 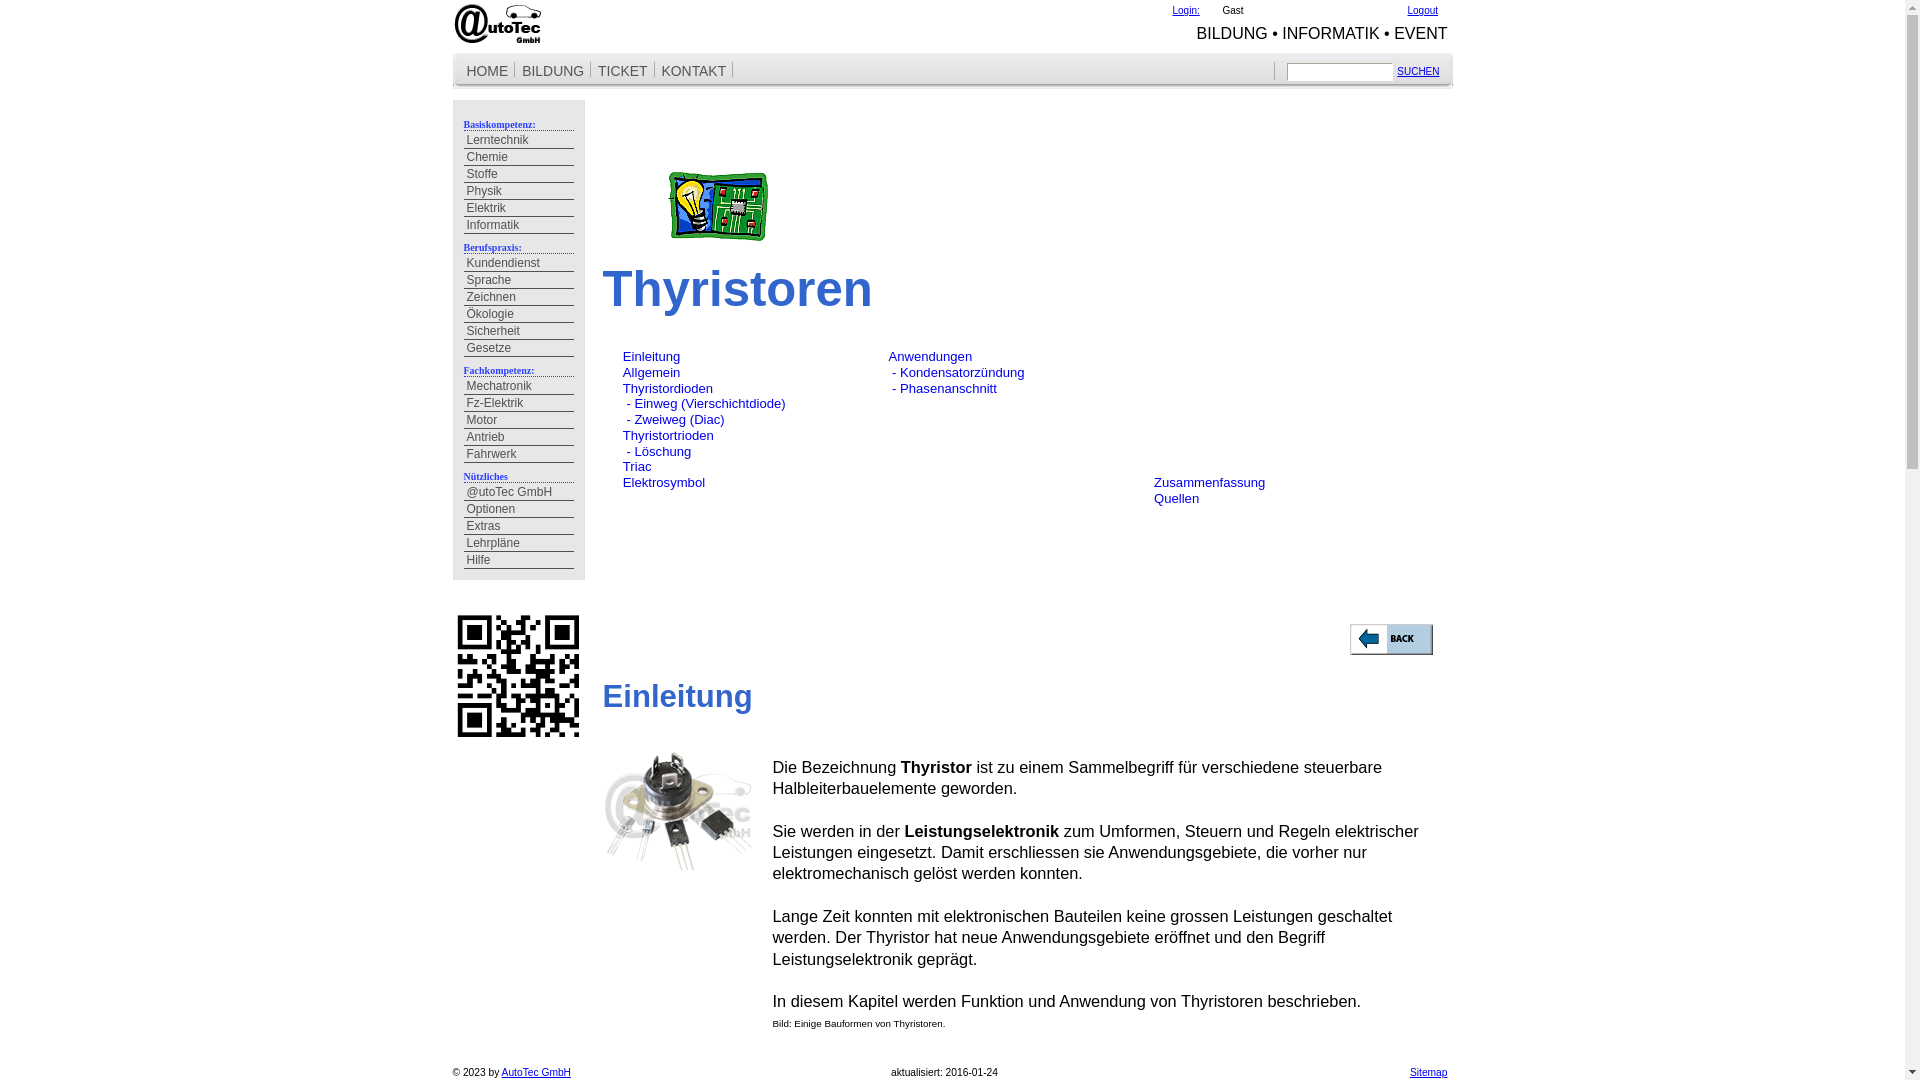 What do you see at coordinates (622, 418) in the screenshot?
I see `' - Zweiweg (Diac)'` at bounding box center [622, 418].